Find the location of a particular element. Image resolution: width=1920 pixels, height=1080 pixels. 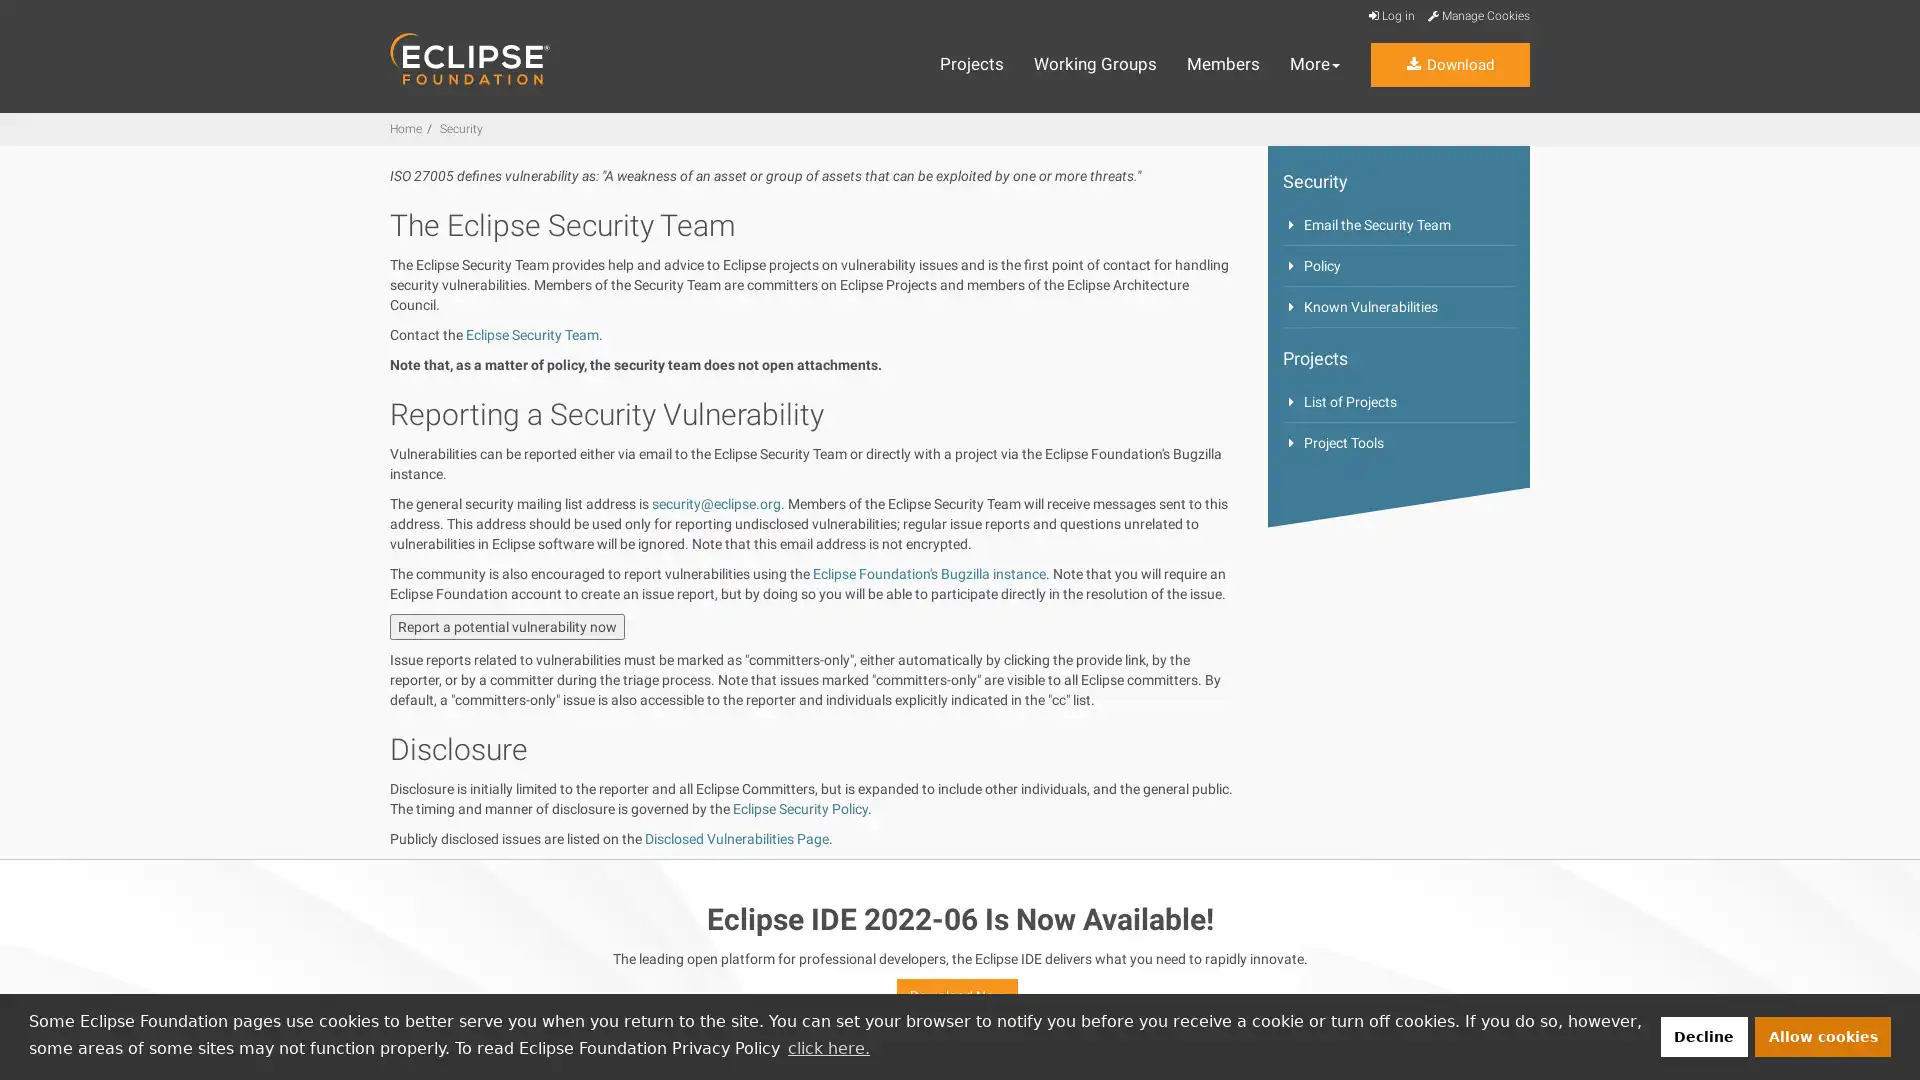

learn more about cookies is located at coordinates (828, 1047).